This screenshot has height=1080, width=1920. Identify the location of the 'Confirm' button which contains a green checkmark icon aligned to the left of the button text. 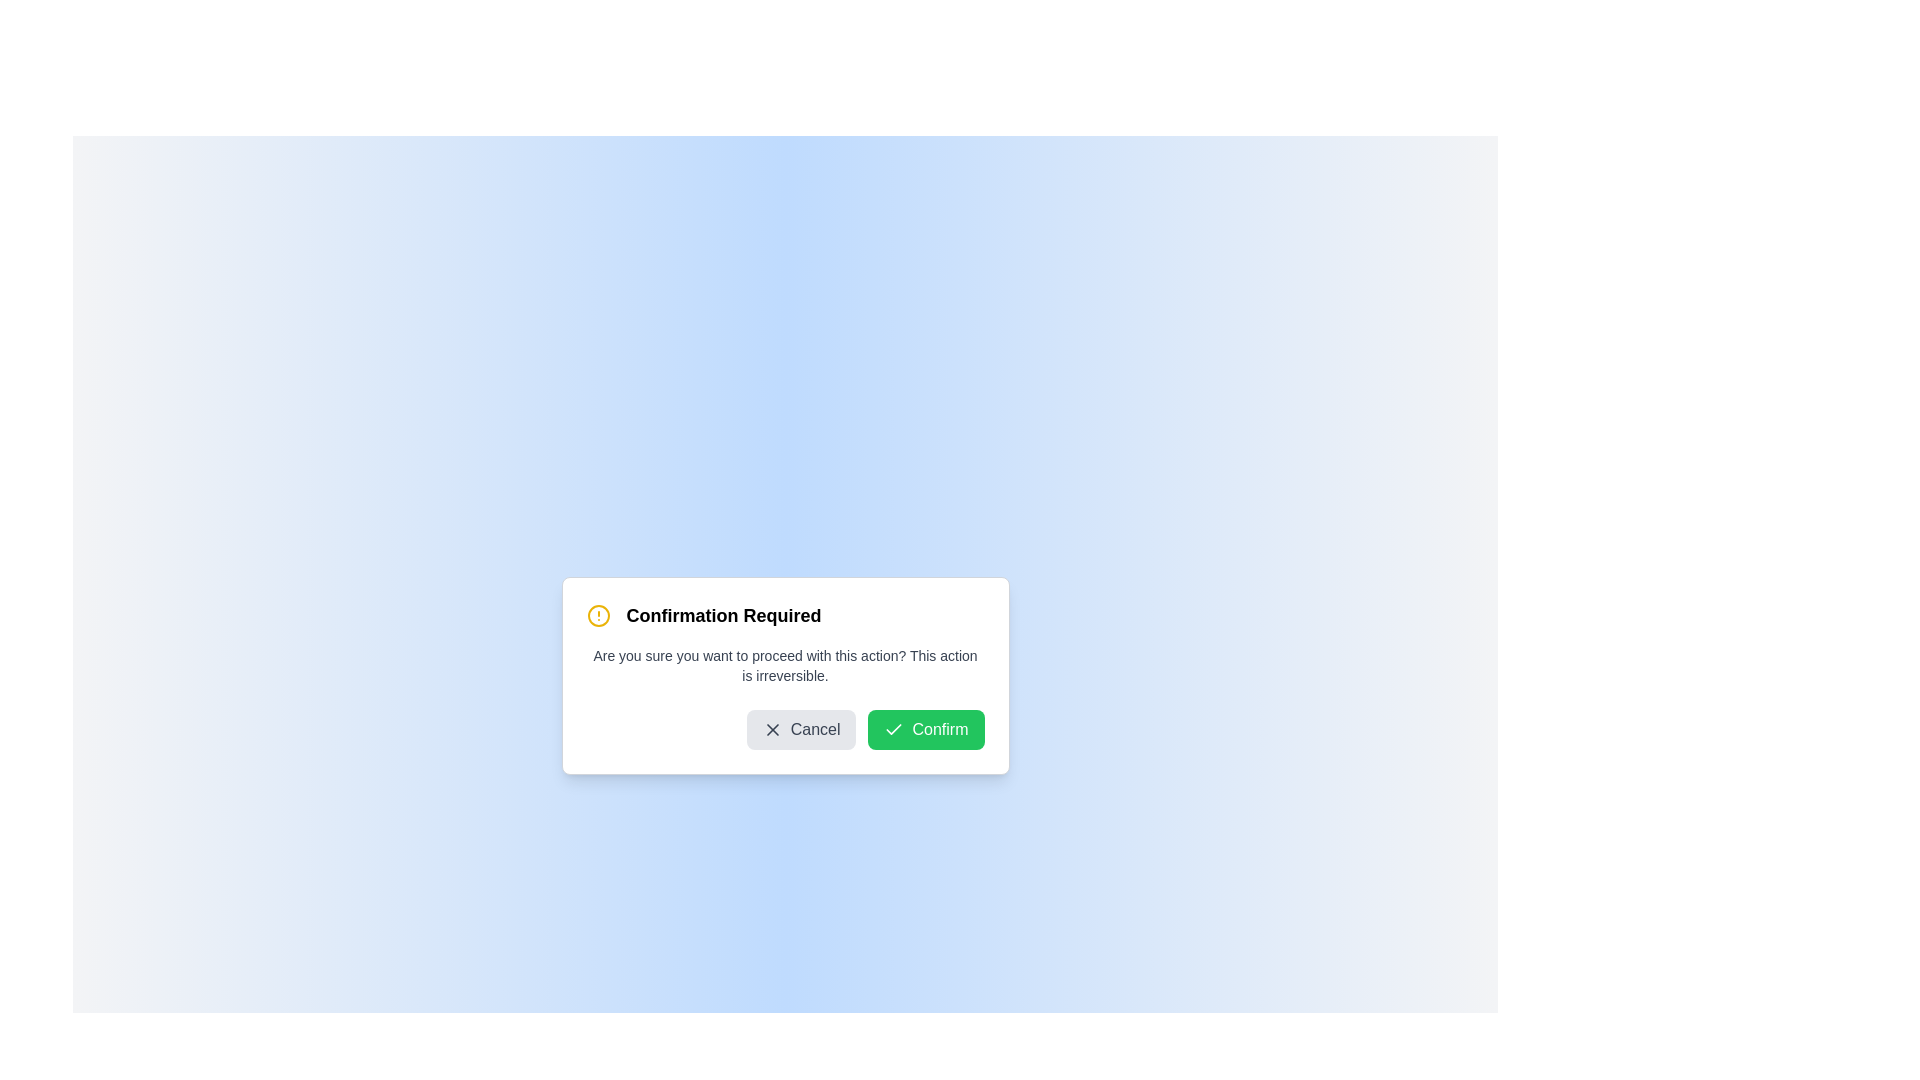
(893, 729).